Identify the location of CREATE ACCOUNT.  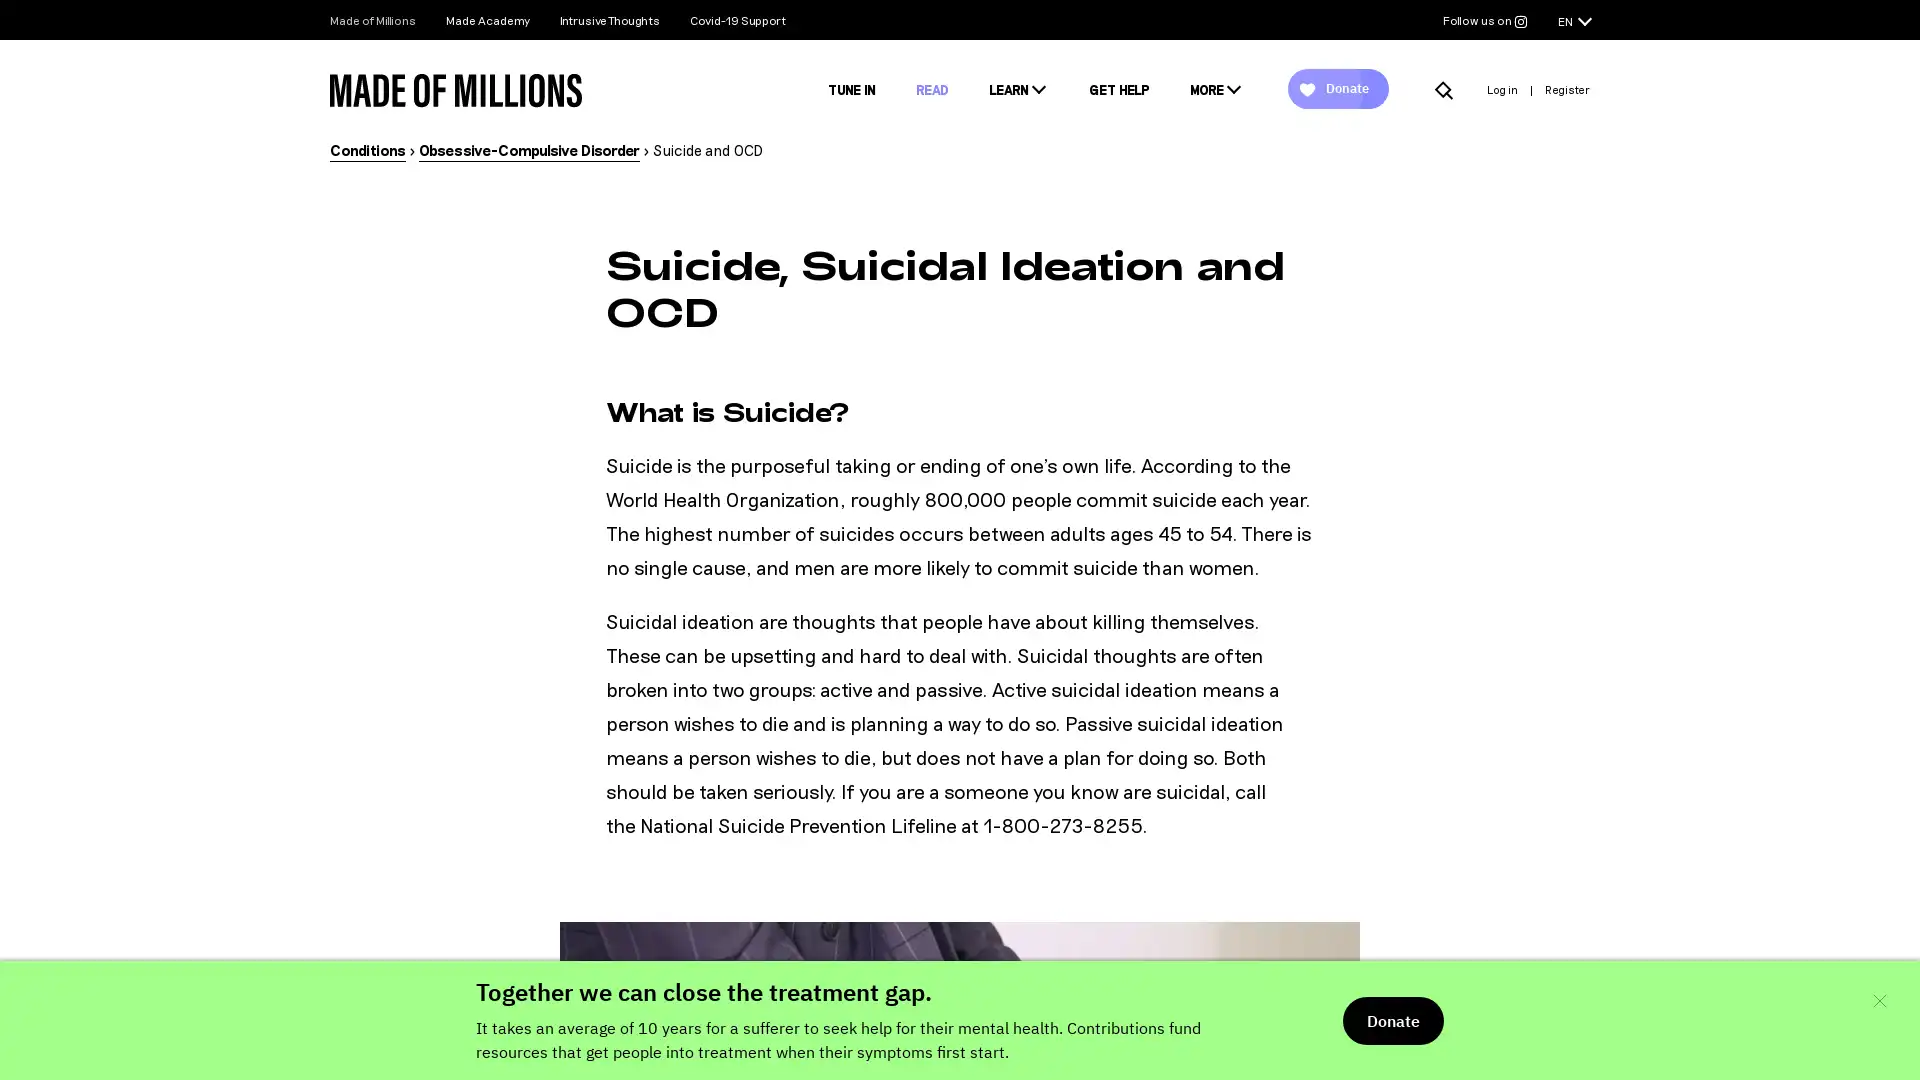
(960, 766).